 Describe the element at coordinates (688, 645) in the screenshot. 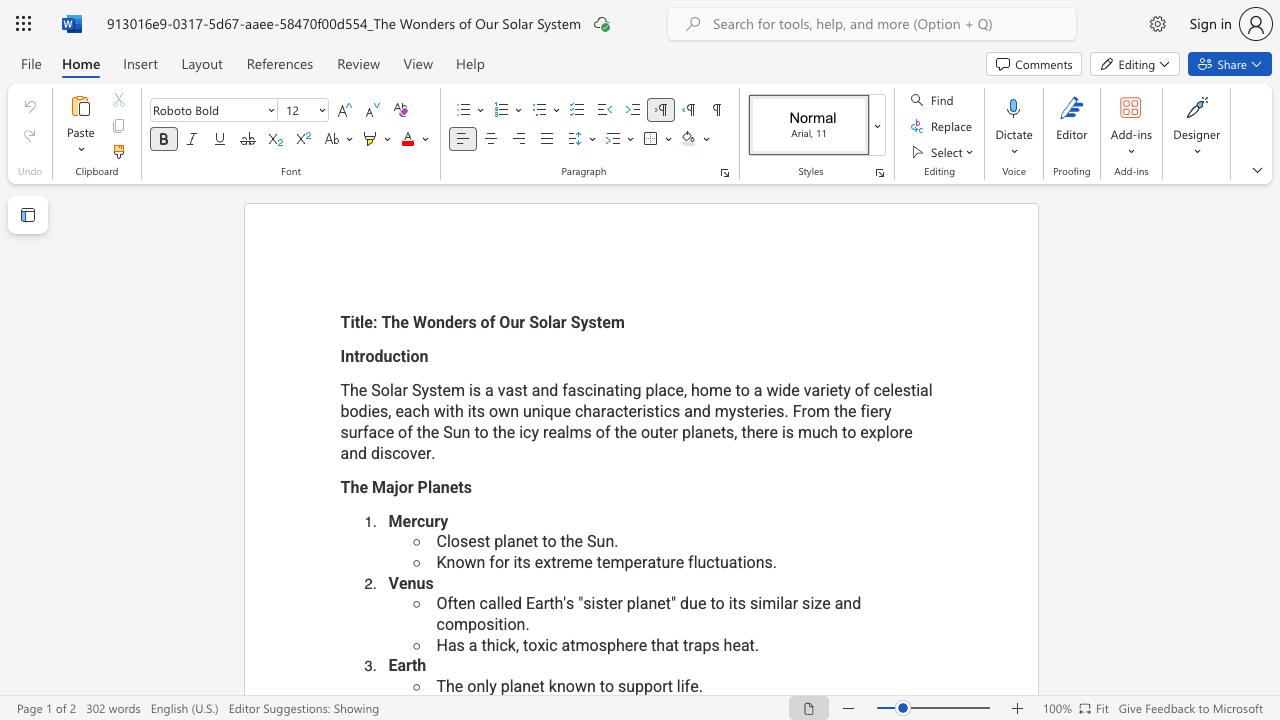

I see `the subset text "raps h" within the text "Has a thick, toxic atmosphere that traps heat."` at that location.